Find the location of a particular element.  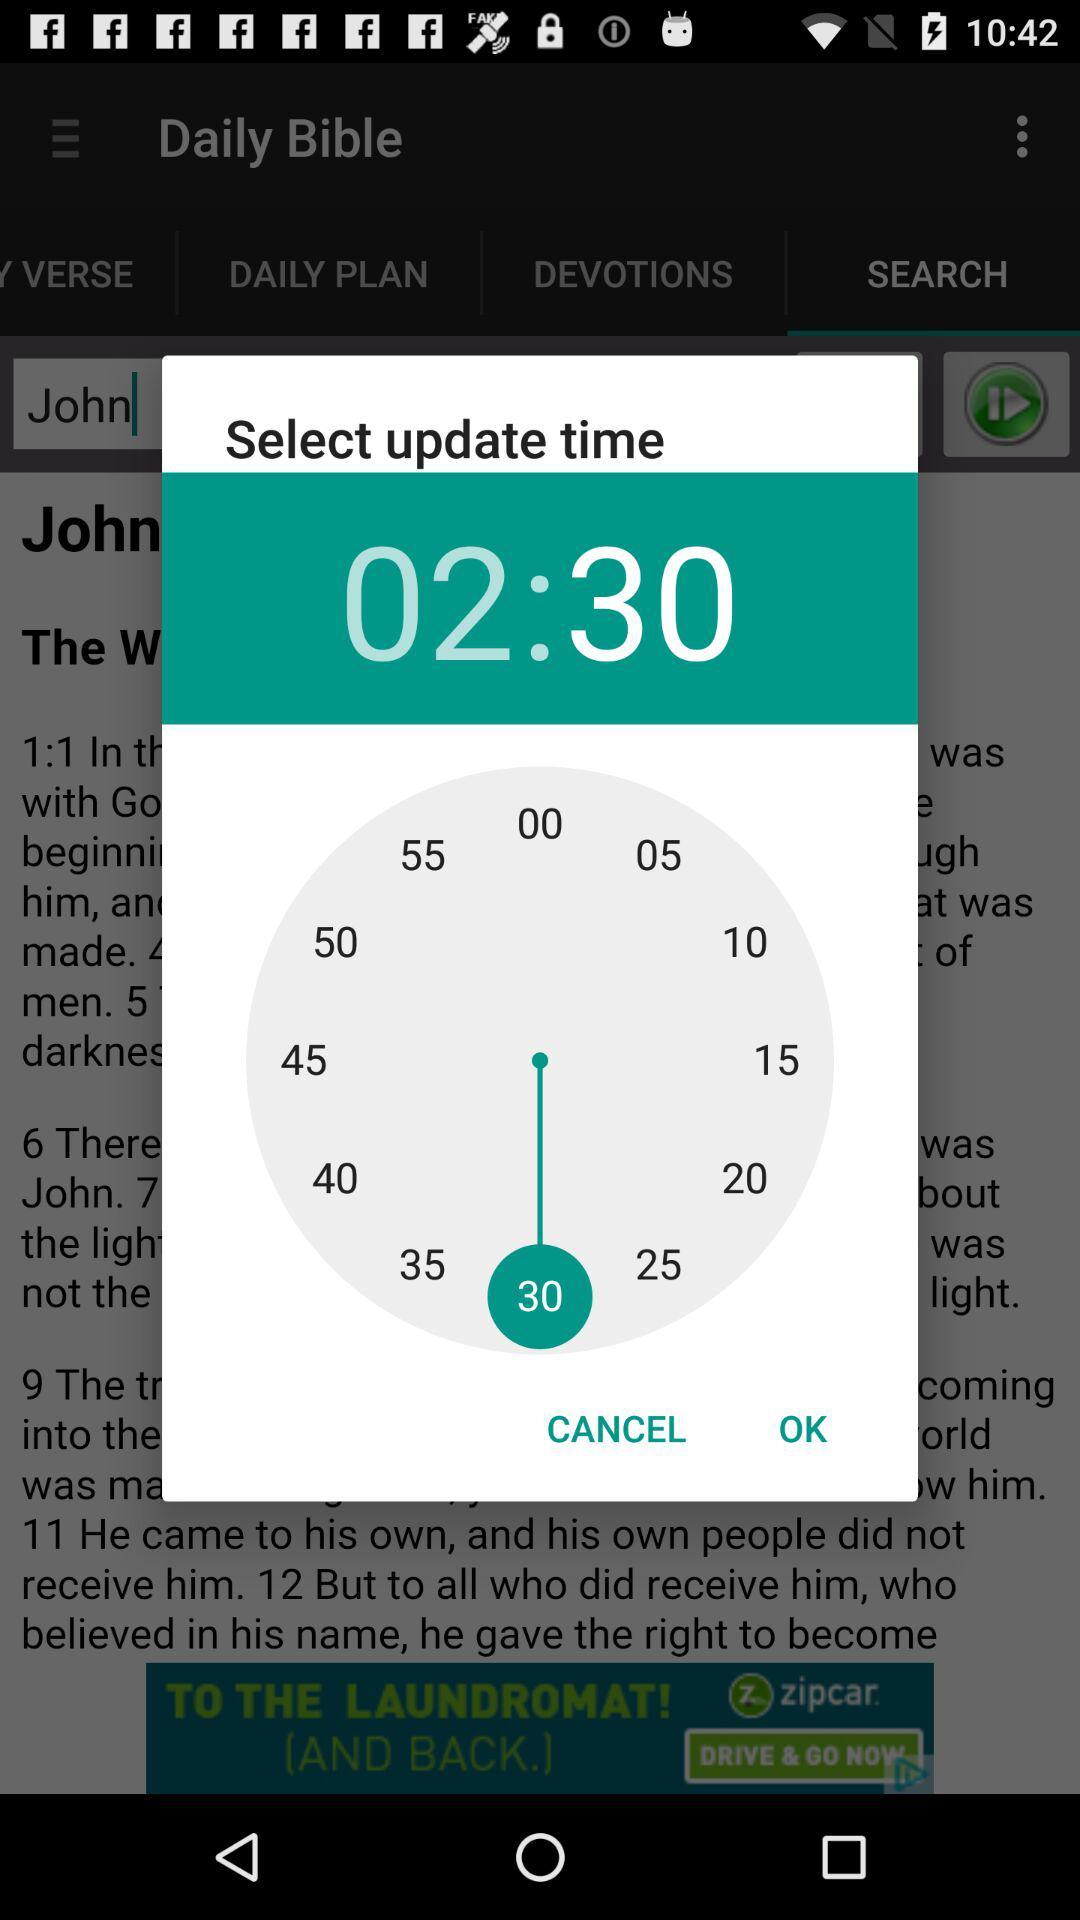

cancel at the bottom is located at coordinates (615, 1427).